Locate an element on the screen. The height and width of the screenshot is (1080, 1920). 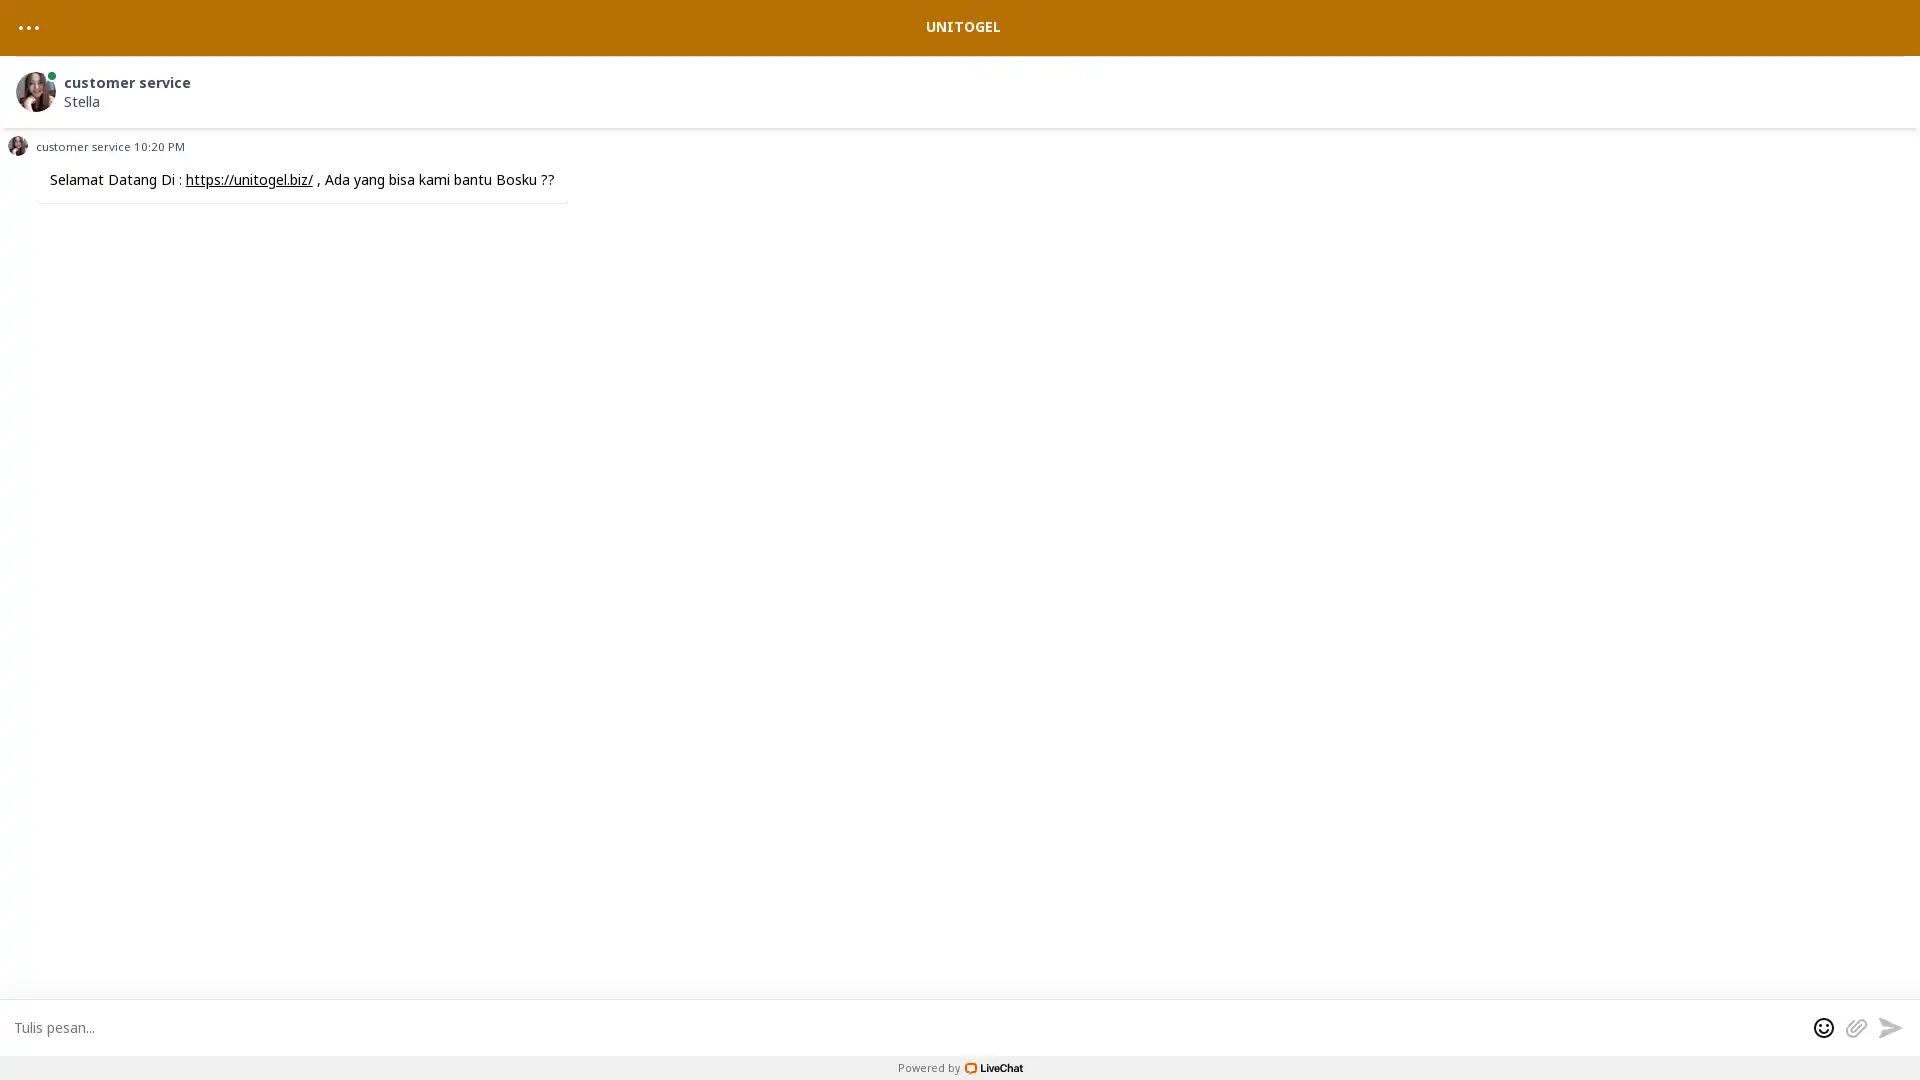
open emoji picker is located at coordinates (1824, 1026).